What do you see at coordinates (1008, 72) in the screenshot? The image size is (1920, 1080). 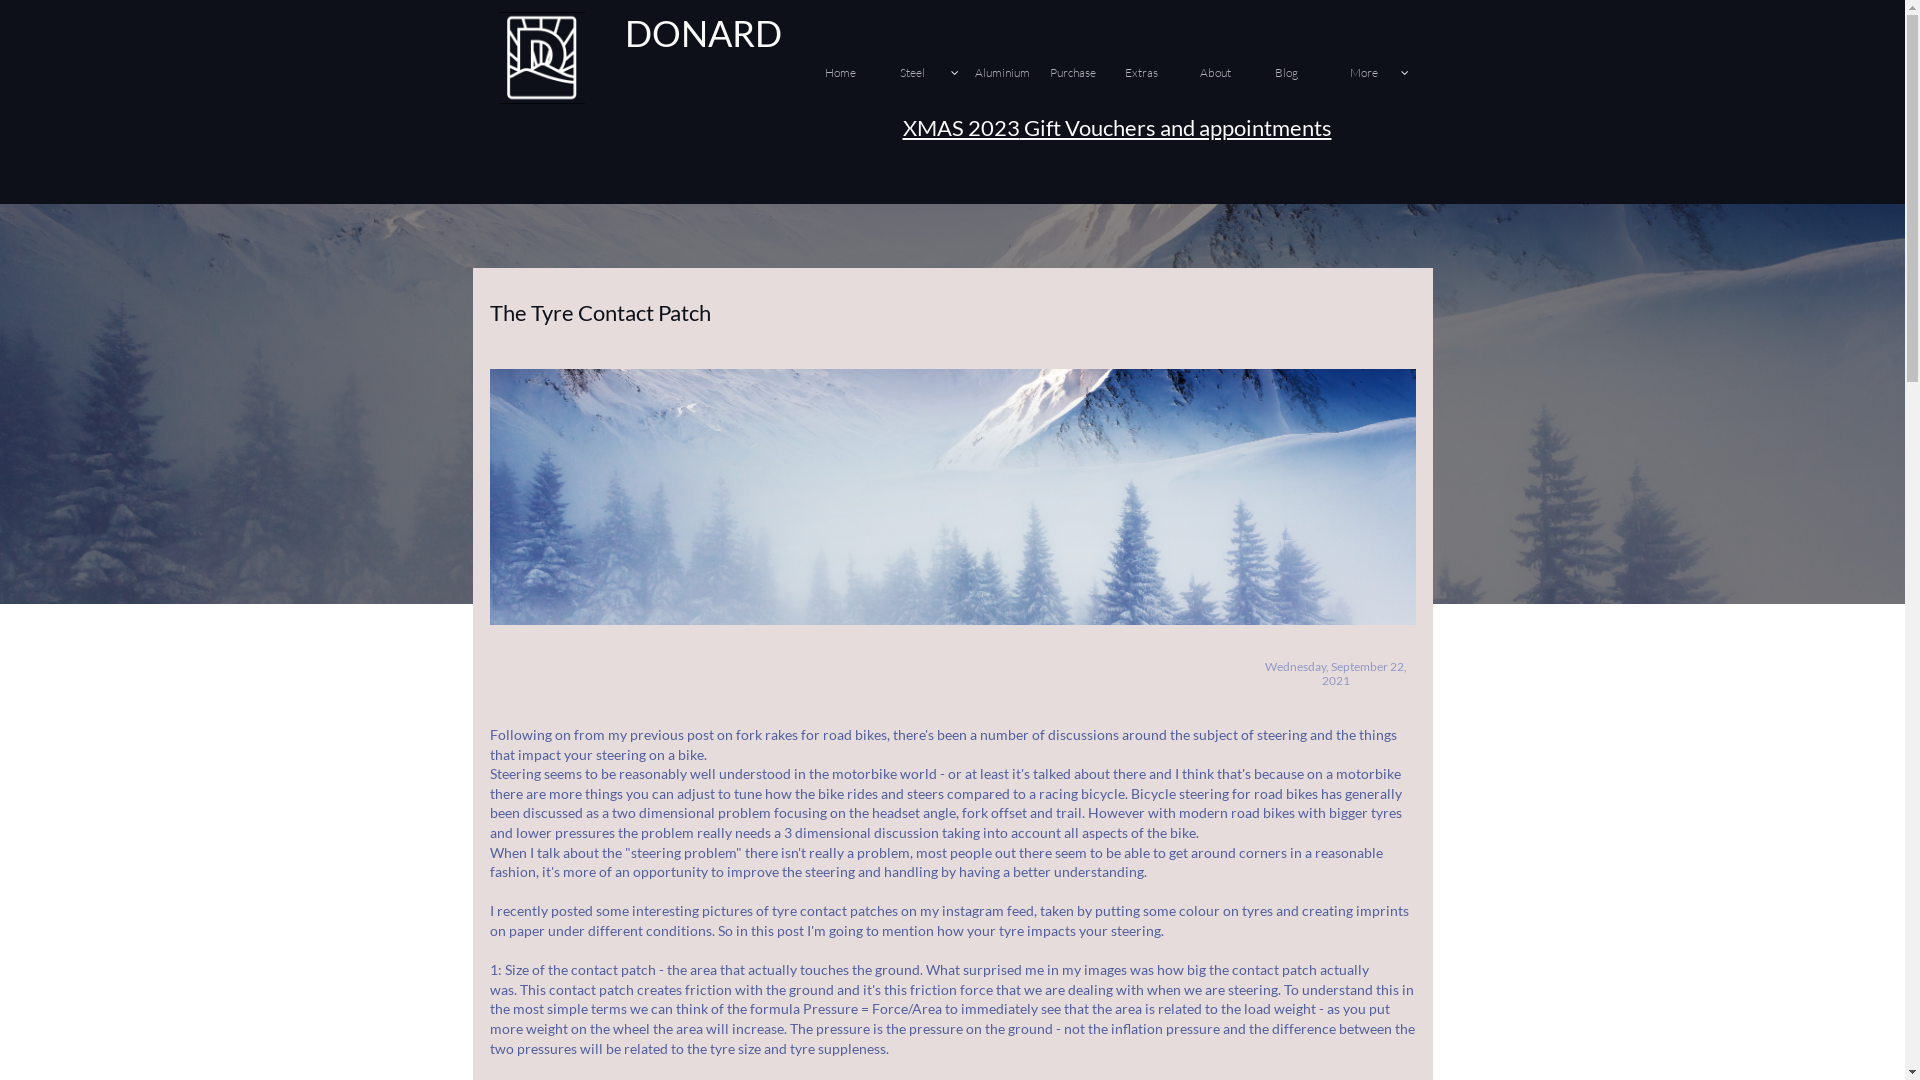 I see `'Aluminium'` at bounding box center [1008, 72].